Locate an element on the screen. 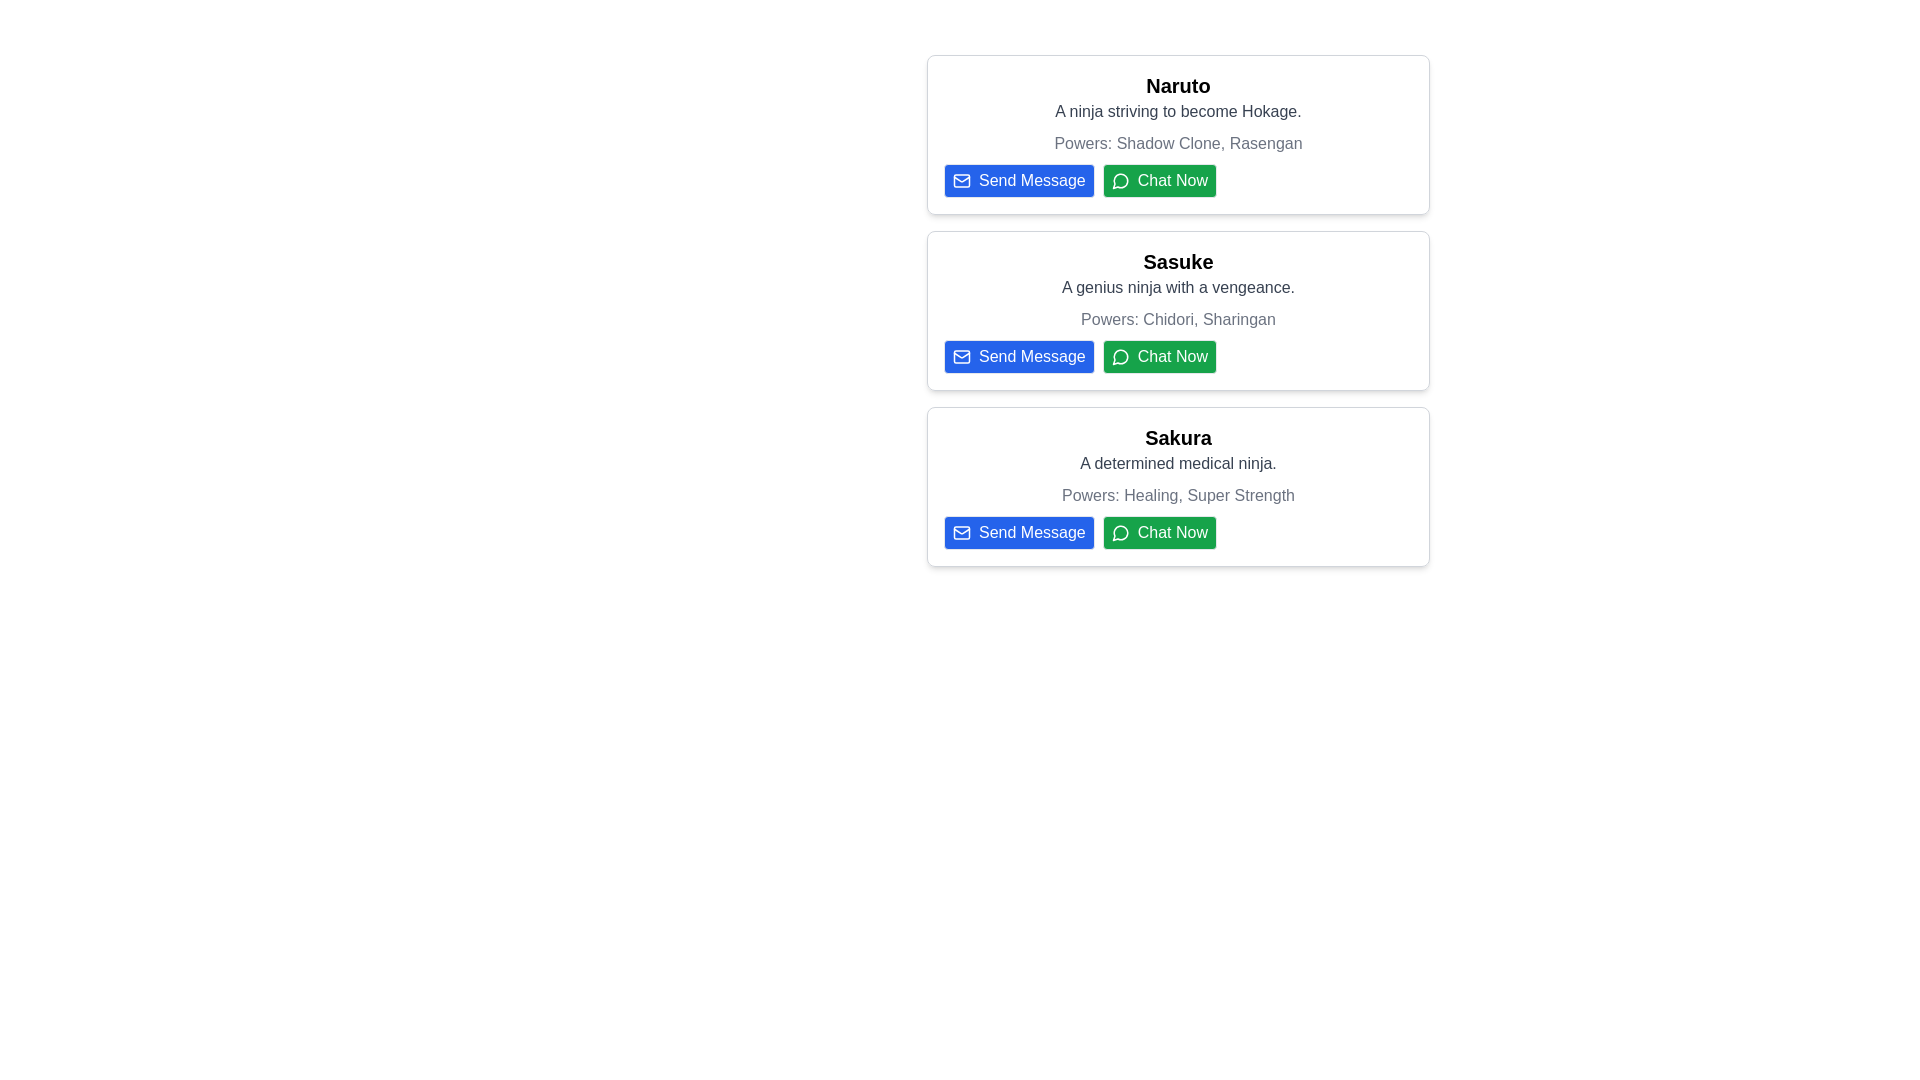  the mail icon, which is represented by a simple envelope design on a blue rectangular background, located within the 'Send Message' button on the left side of the button's text is located at coordinates (961, 181).